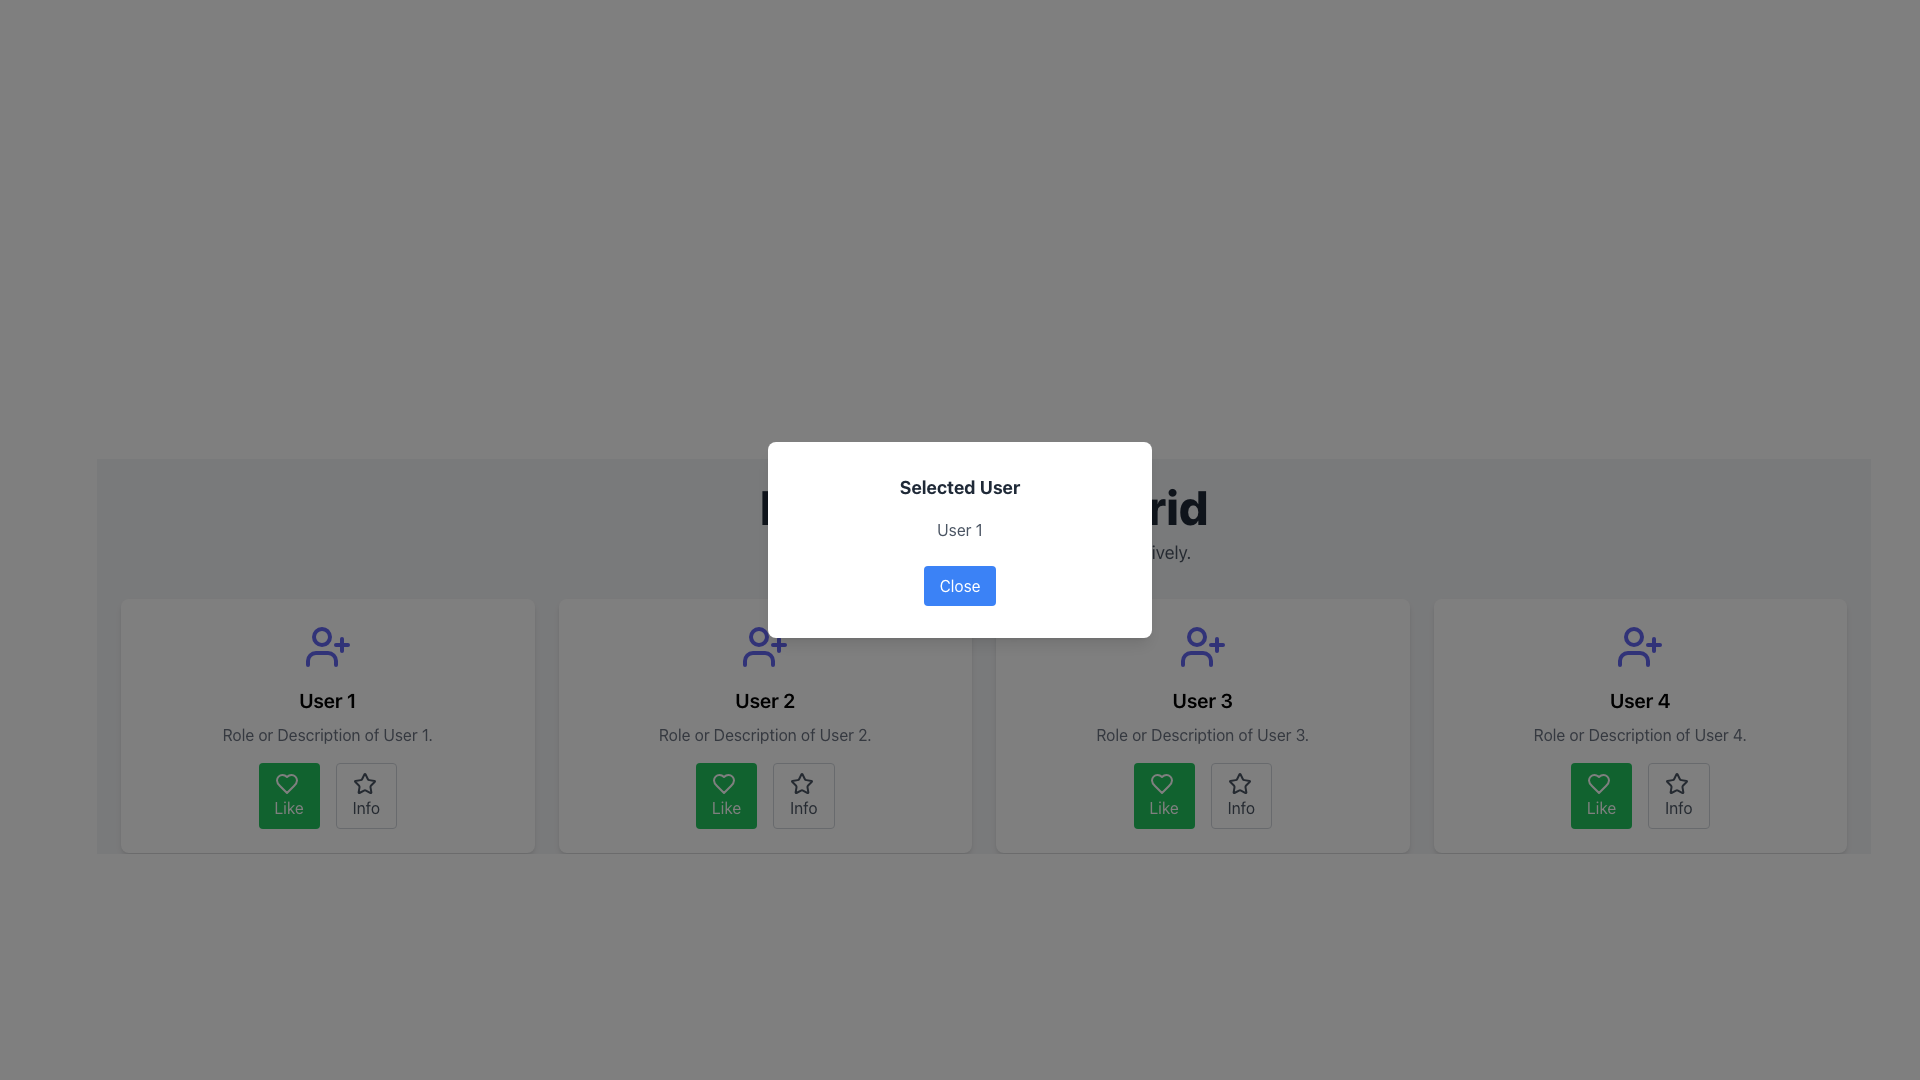 This screenshot has height=1080, width=1920. Describe the element at coordinates (960, 528) in the screenshot. I see `the Text Label that displays the name of the selected user, positioned in the middle of a column within the modal dialog box` at that location.